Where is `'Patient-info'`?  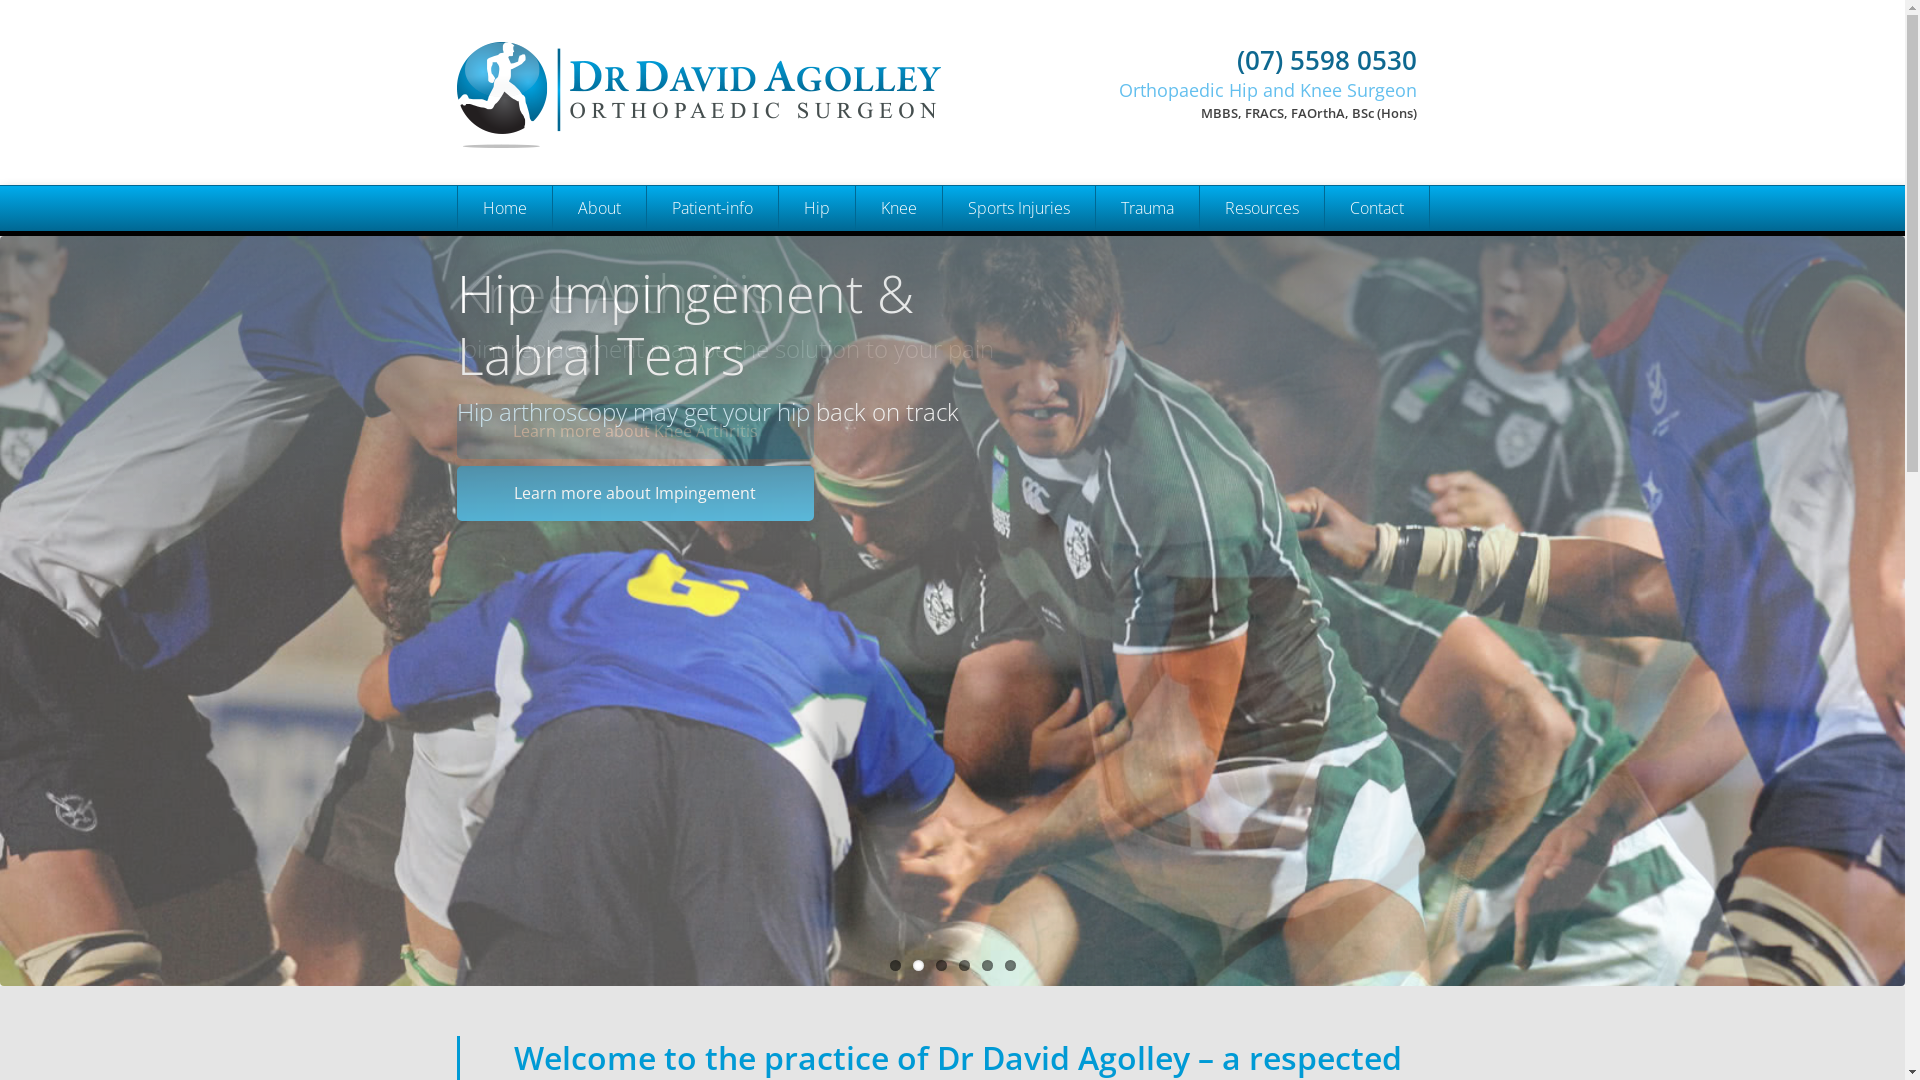
'Patient-info' is located at coordinates (711, 208).